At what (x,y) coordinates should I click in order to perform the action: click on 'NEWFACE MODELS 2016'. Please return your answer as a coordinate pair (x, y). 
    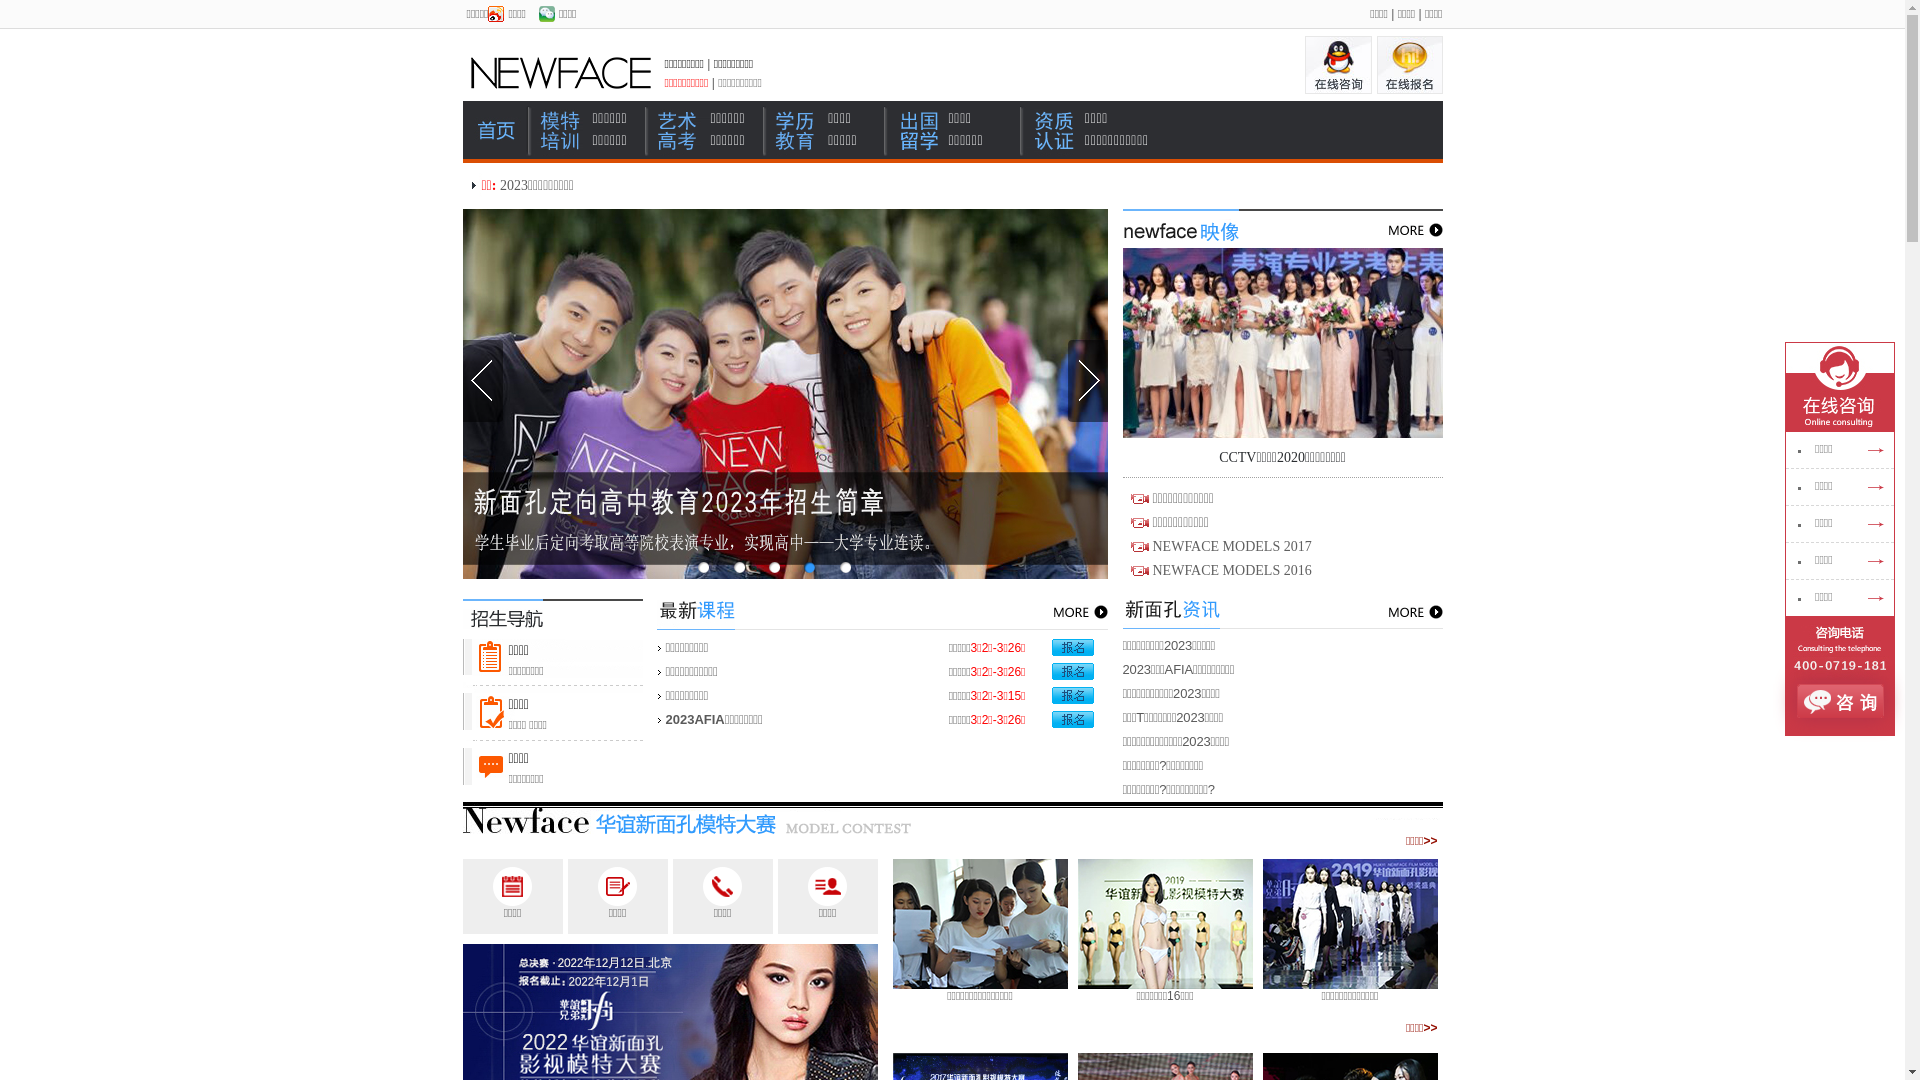
    Looking at the image, I should click on (1230, 570).